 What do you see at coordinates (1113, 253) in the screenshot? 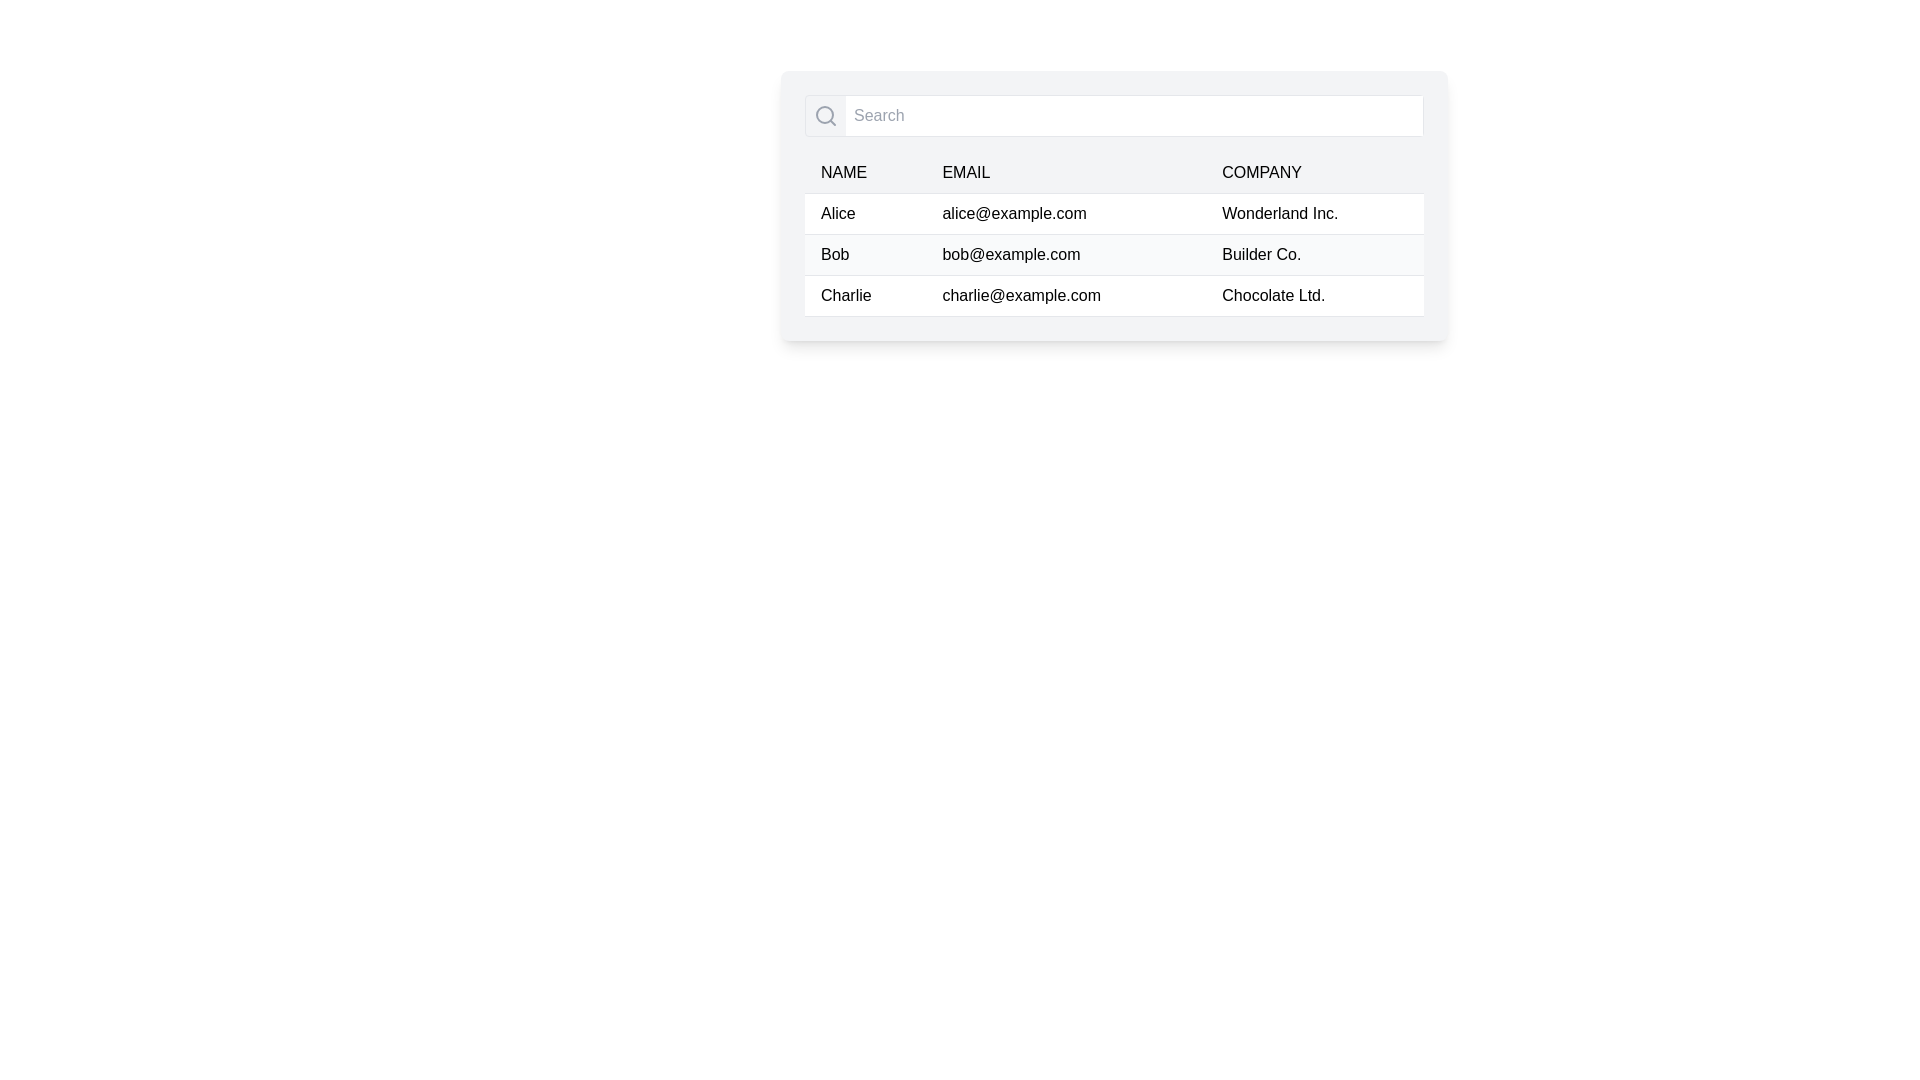
I see `the second row containing user profile details for 'Bob', which includes his name, email, and company` at bounding box center [1113, 253].